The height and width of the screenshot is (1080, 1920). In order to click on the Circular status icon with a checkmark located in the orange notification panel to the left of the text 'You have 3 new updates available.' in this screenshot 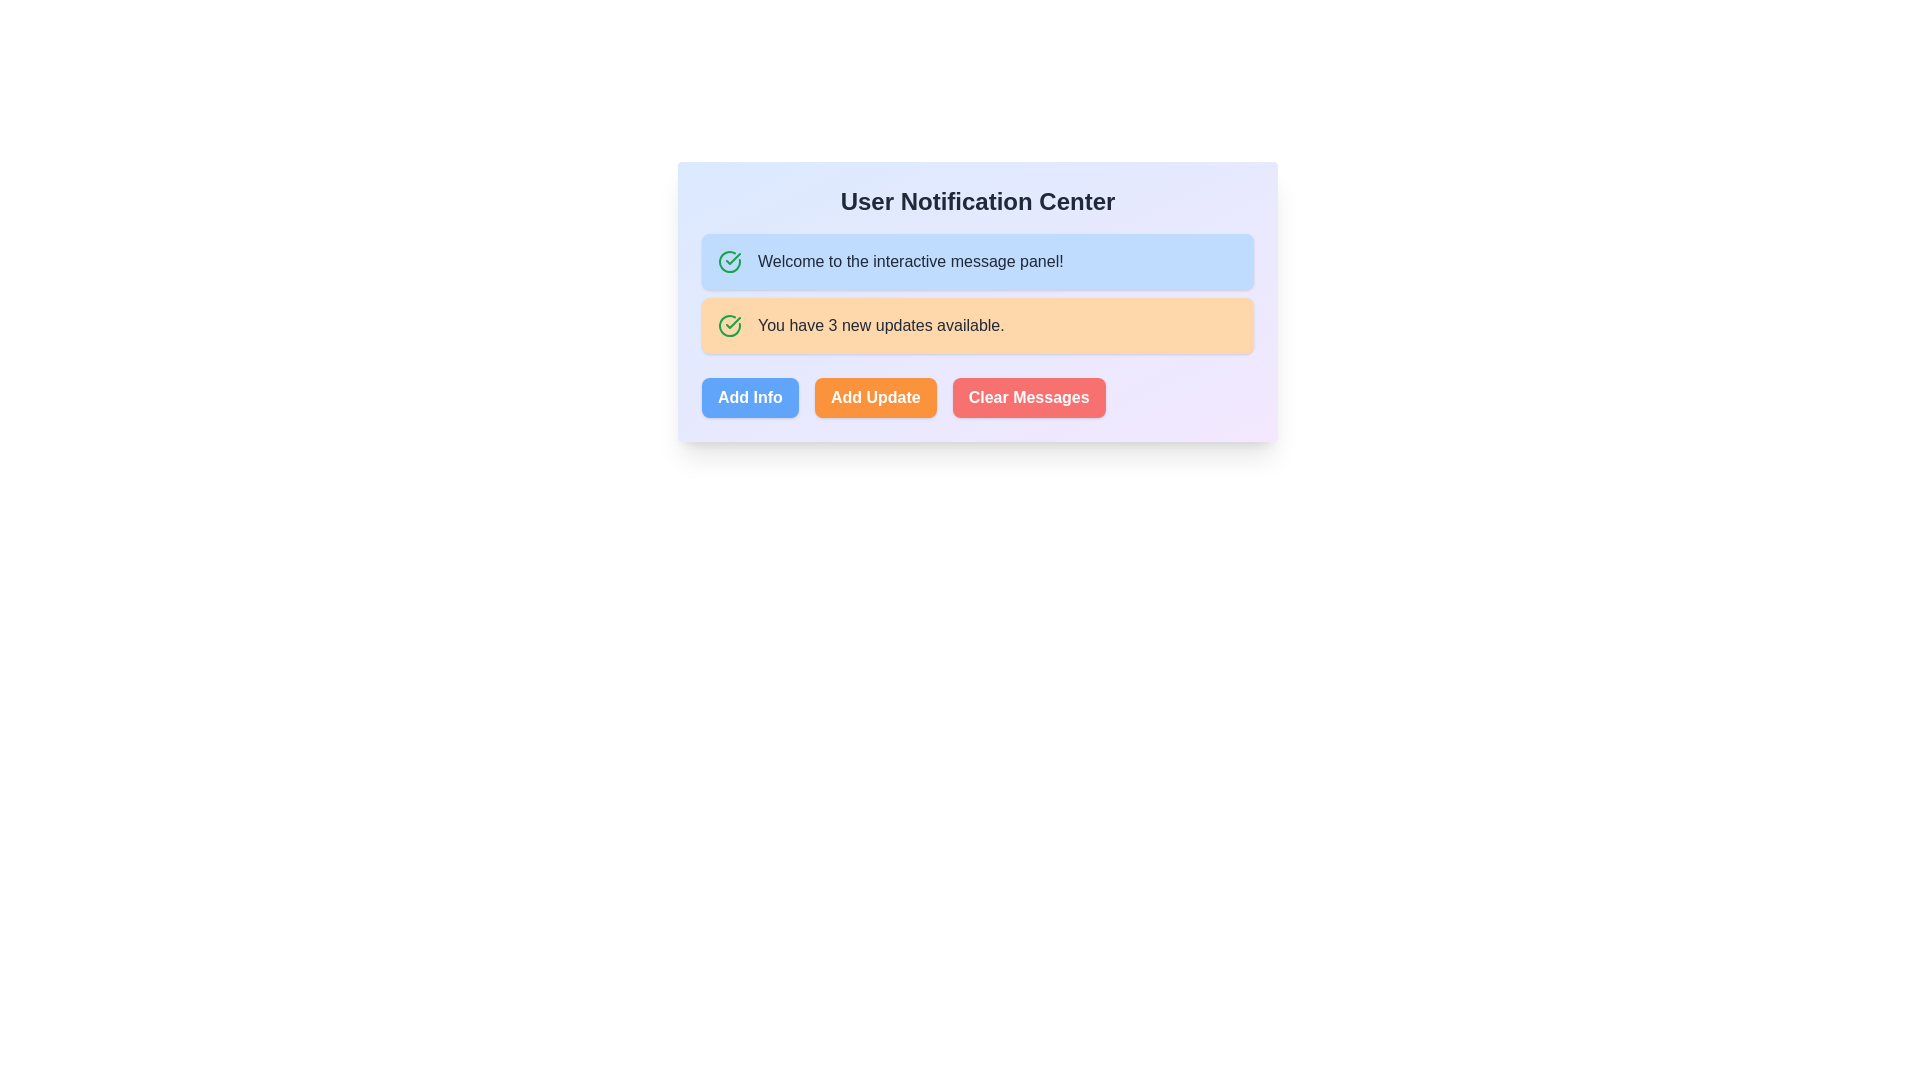, I will do `click(728, 323)`.